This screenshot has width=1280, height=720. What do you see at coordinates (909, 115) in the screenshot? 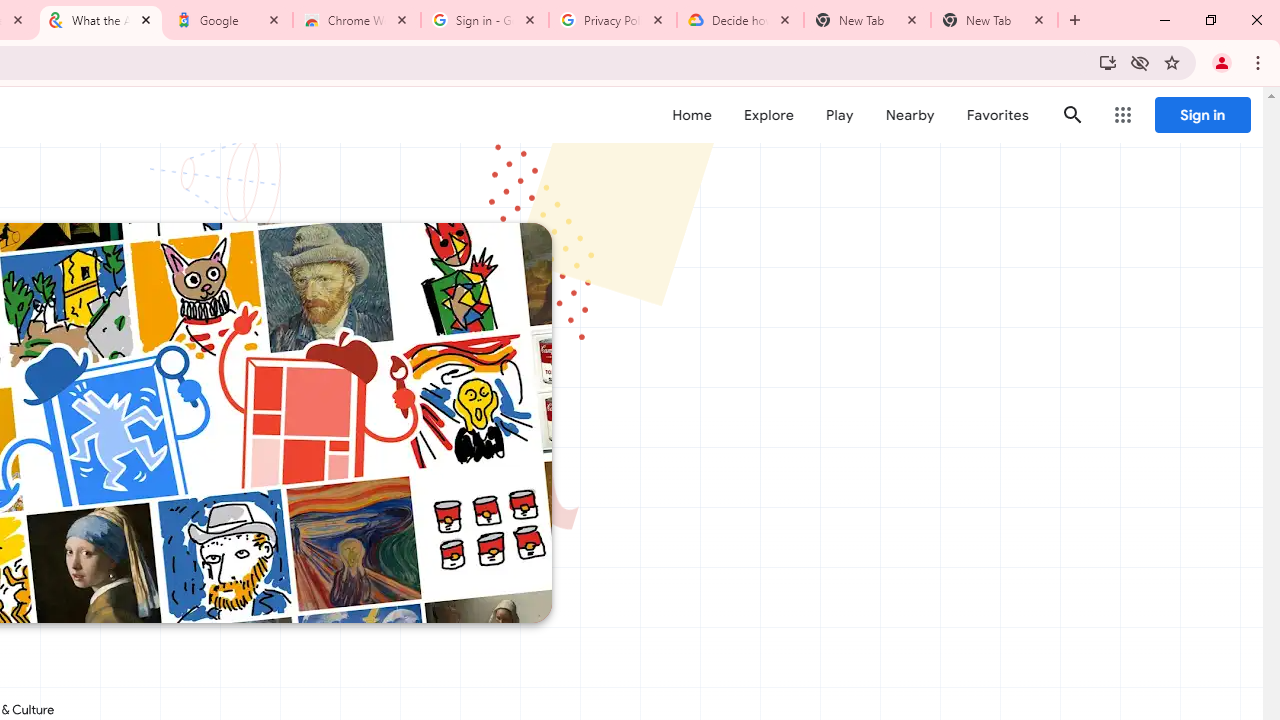
I see `'Nearby'` at bounding box center [909, 115].